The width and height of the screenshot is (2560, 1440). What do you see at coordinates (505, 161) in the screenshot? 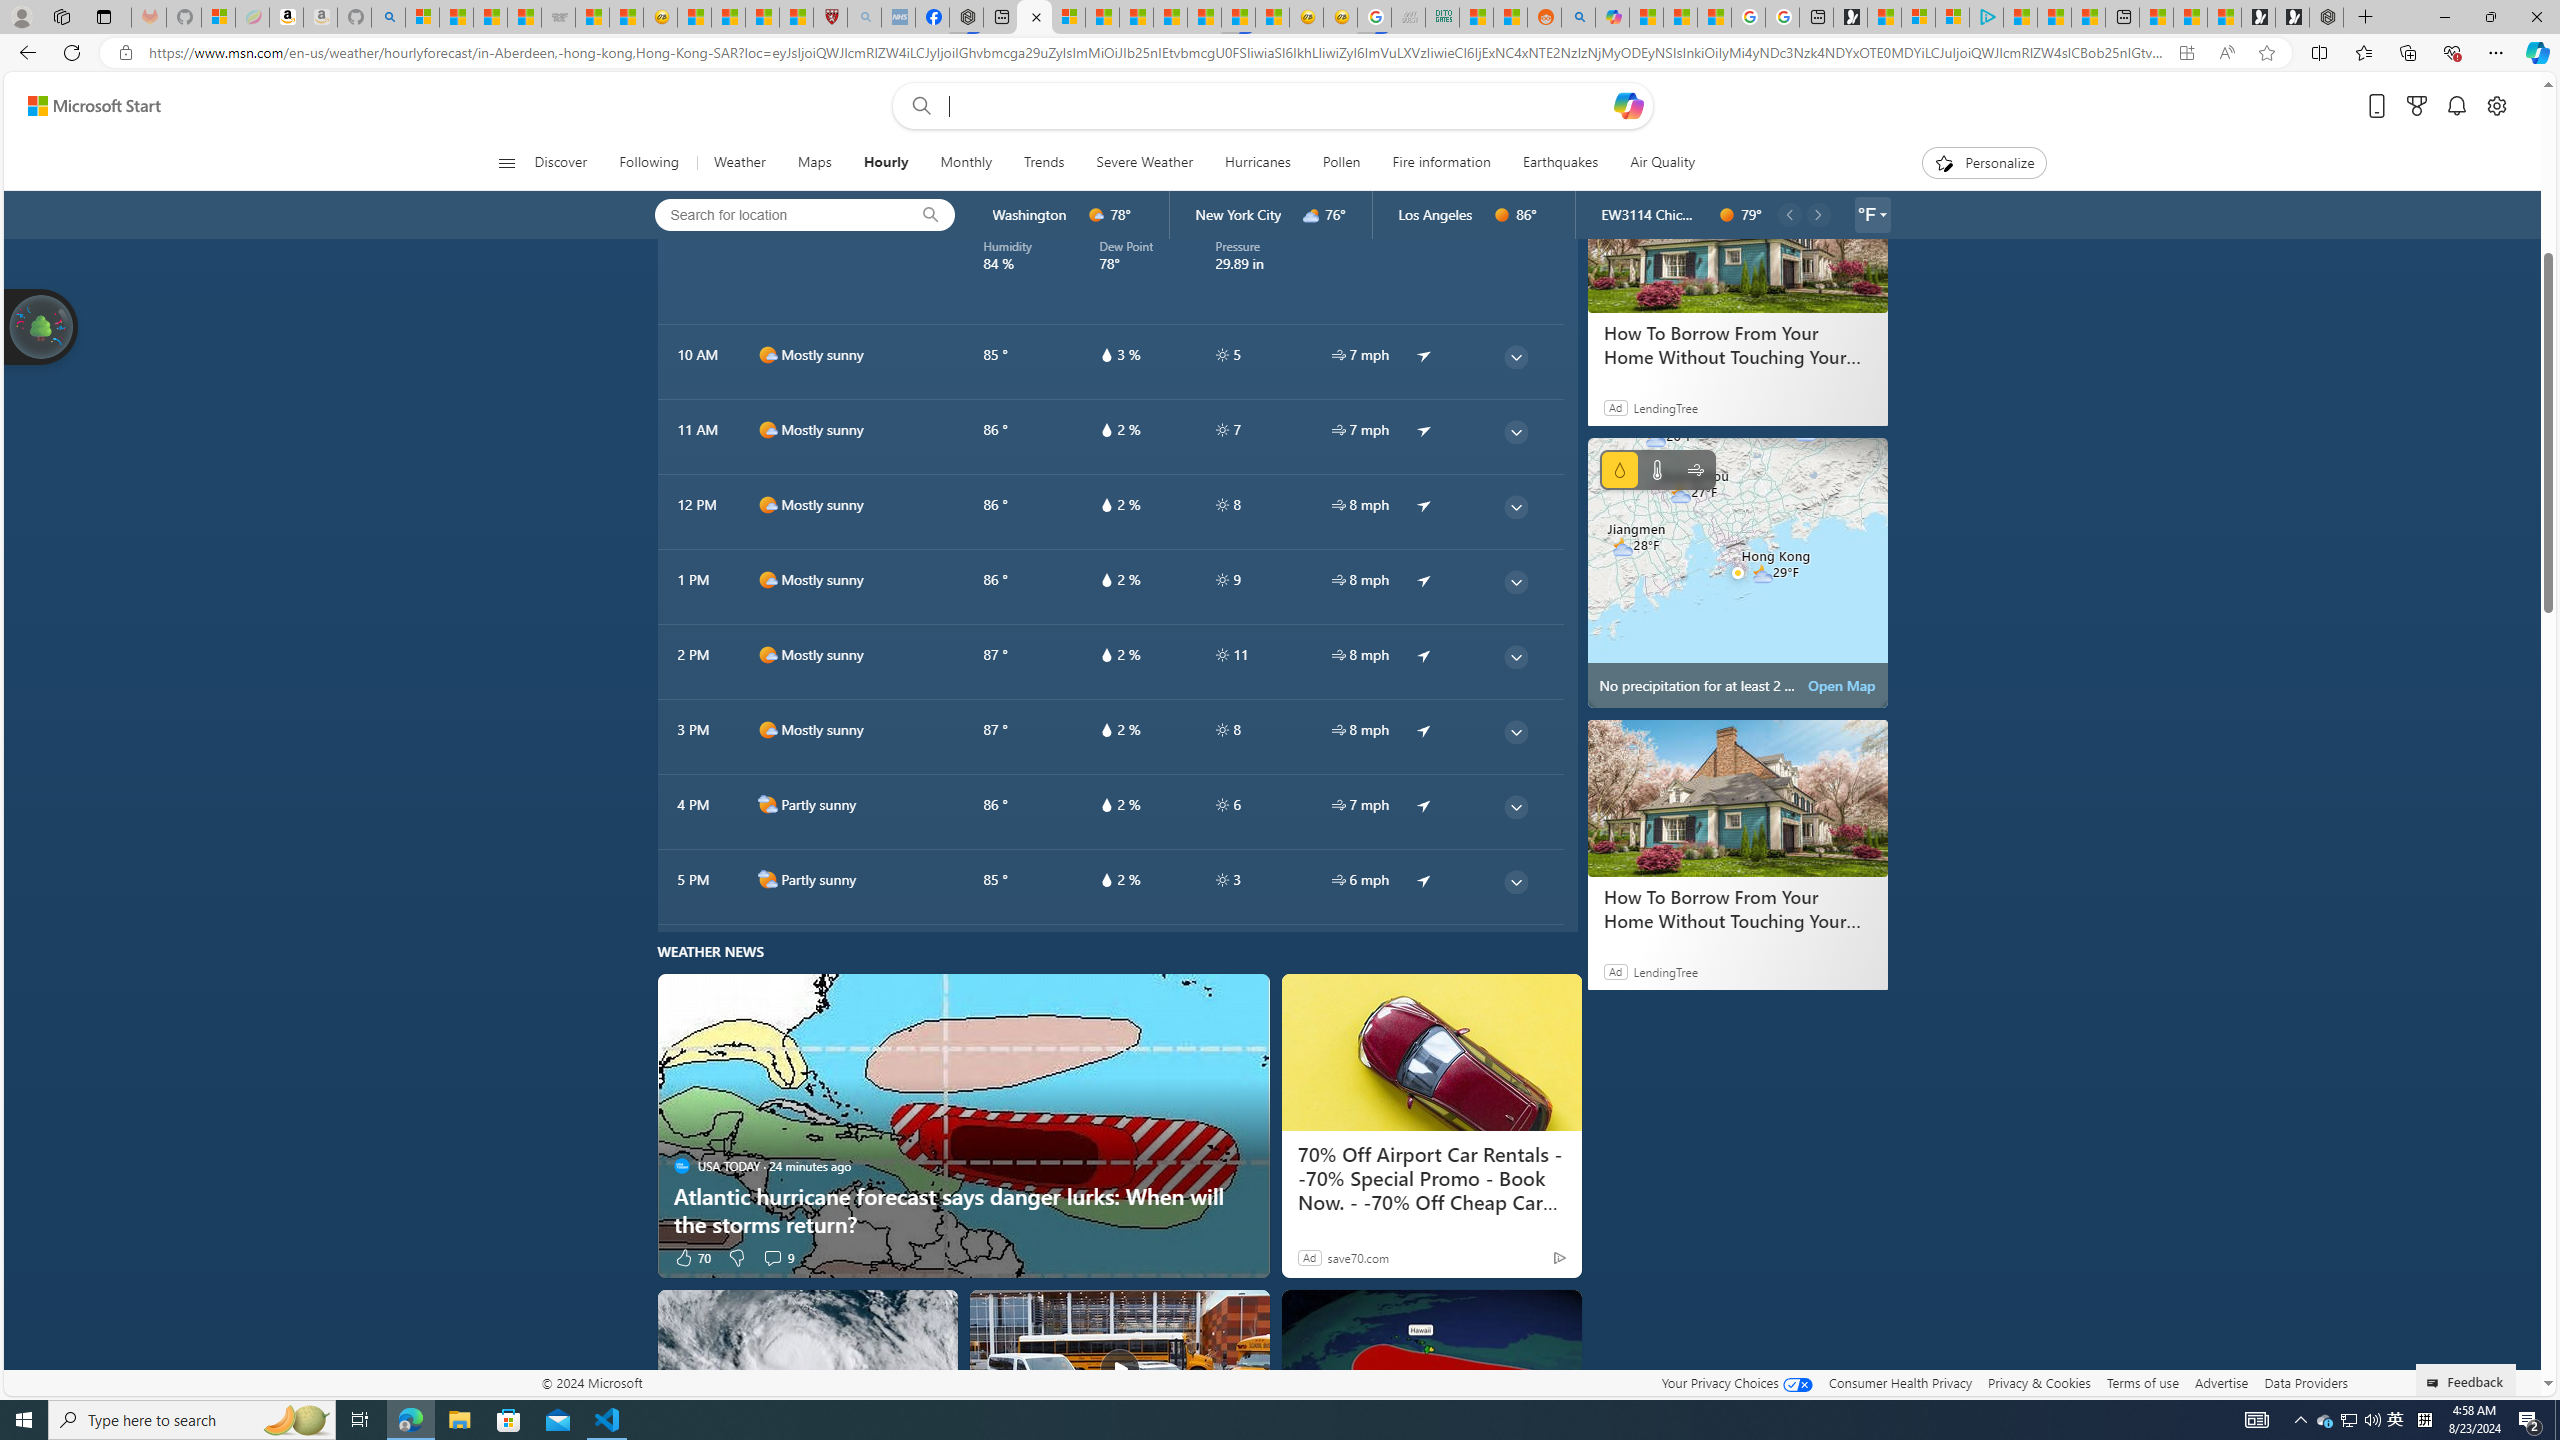
I see `'Open navigation menu'` at bounding box center [505, 161].